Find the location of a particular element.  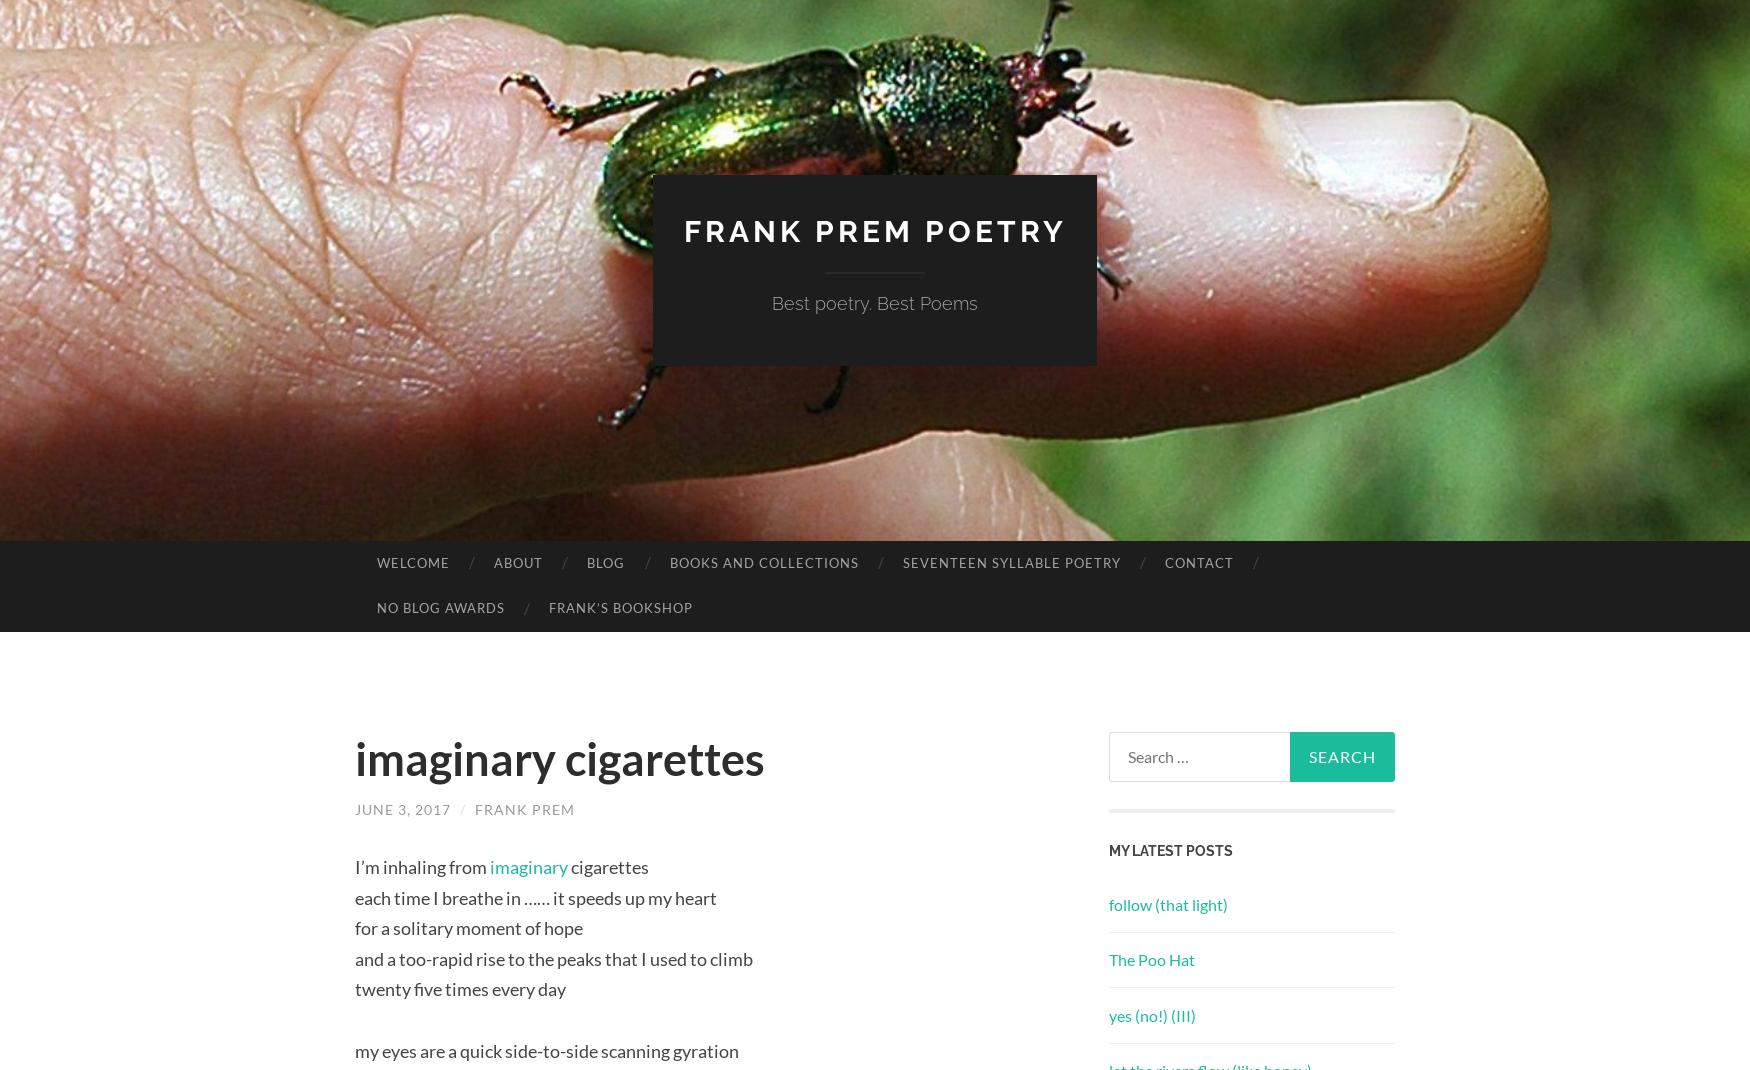

'twenty five times every day' is located at coordinates (460, 989).